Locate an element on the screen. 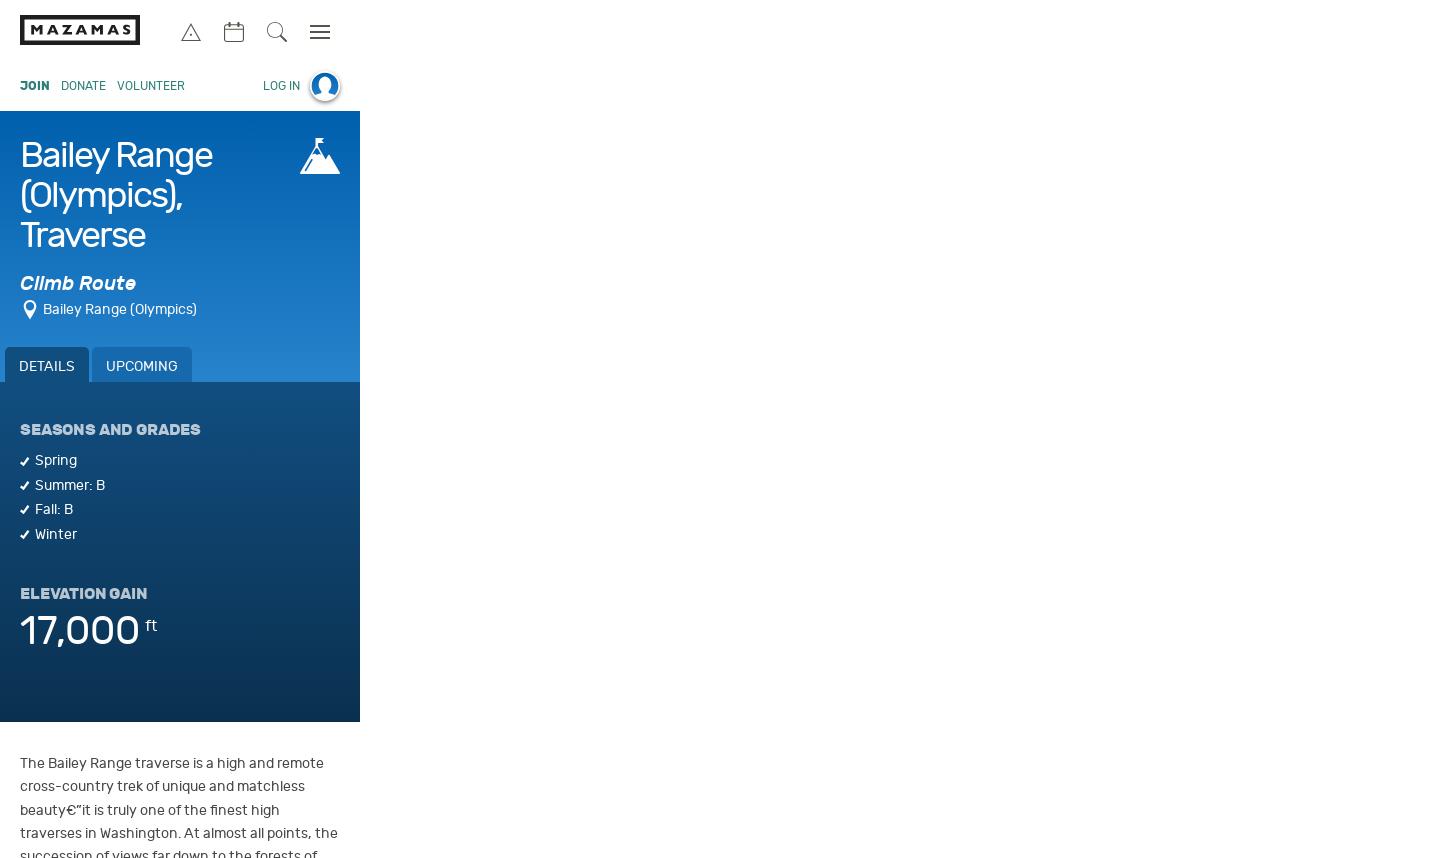 The width and height of the screenshot is (1437, 858). 'Summer: B' is located at coordinates (68, 483).